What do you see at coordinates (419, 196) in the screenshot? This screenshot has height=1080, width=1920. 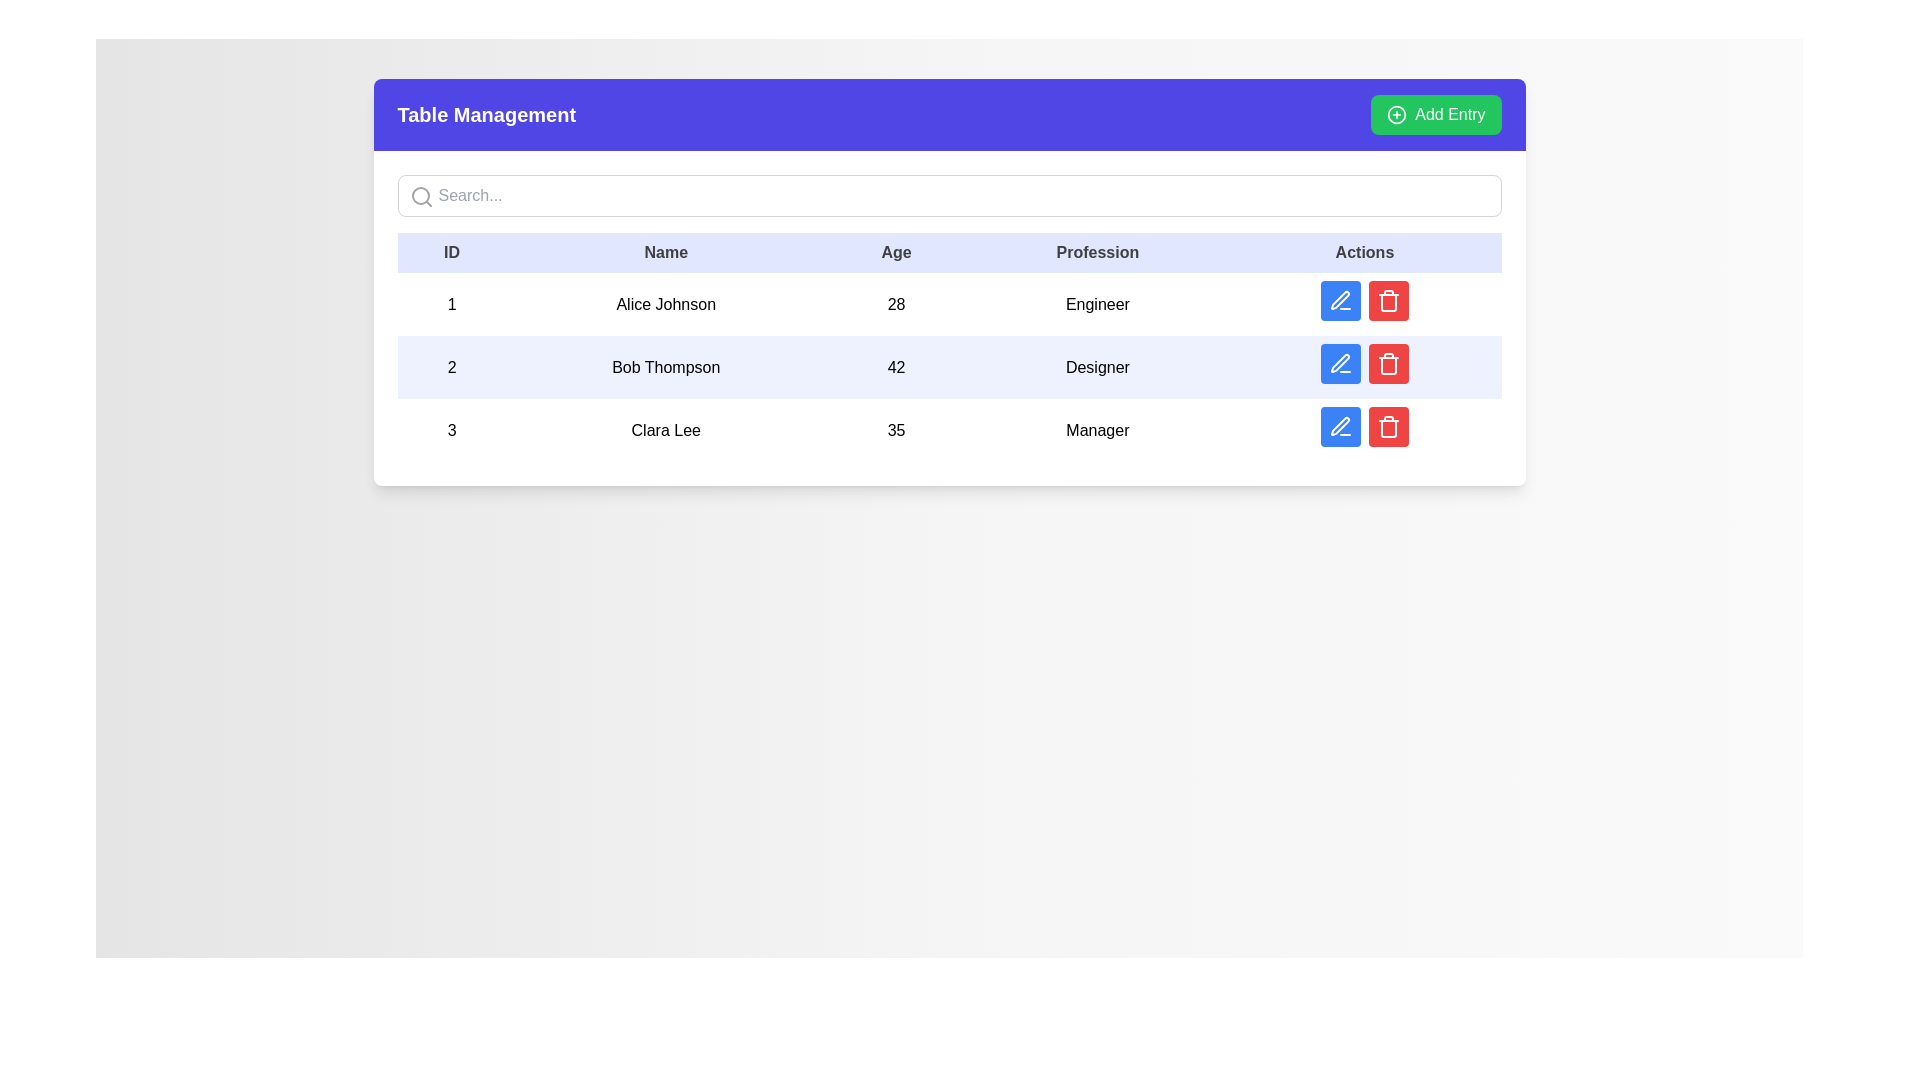 I see `the central part of the magnifying glass graphic located to the left of the search input field in the toolbar of the Table Management interface` at bounding box center [419, 196].